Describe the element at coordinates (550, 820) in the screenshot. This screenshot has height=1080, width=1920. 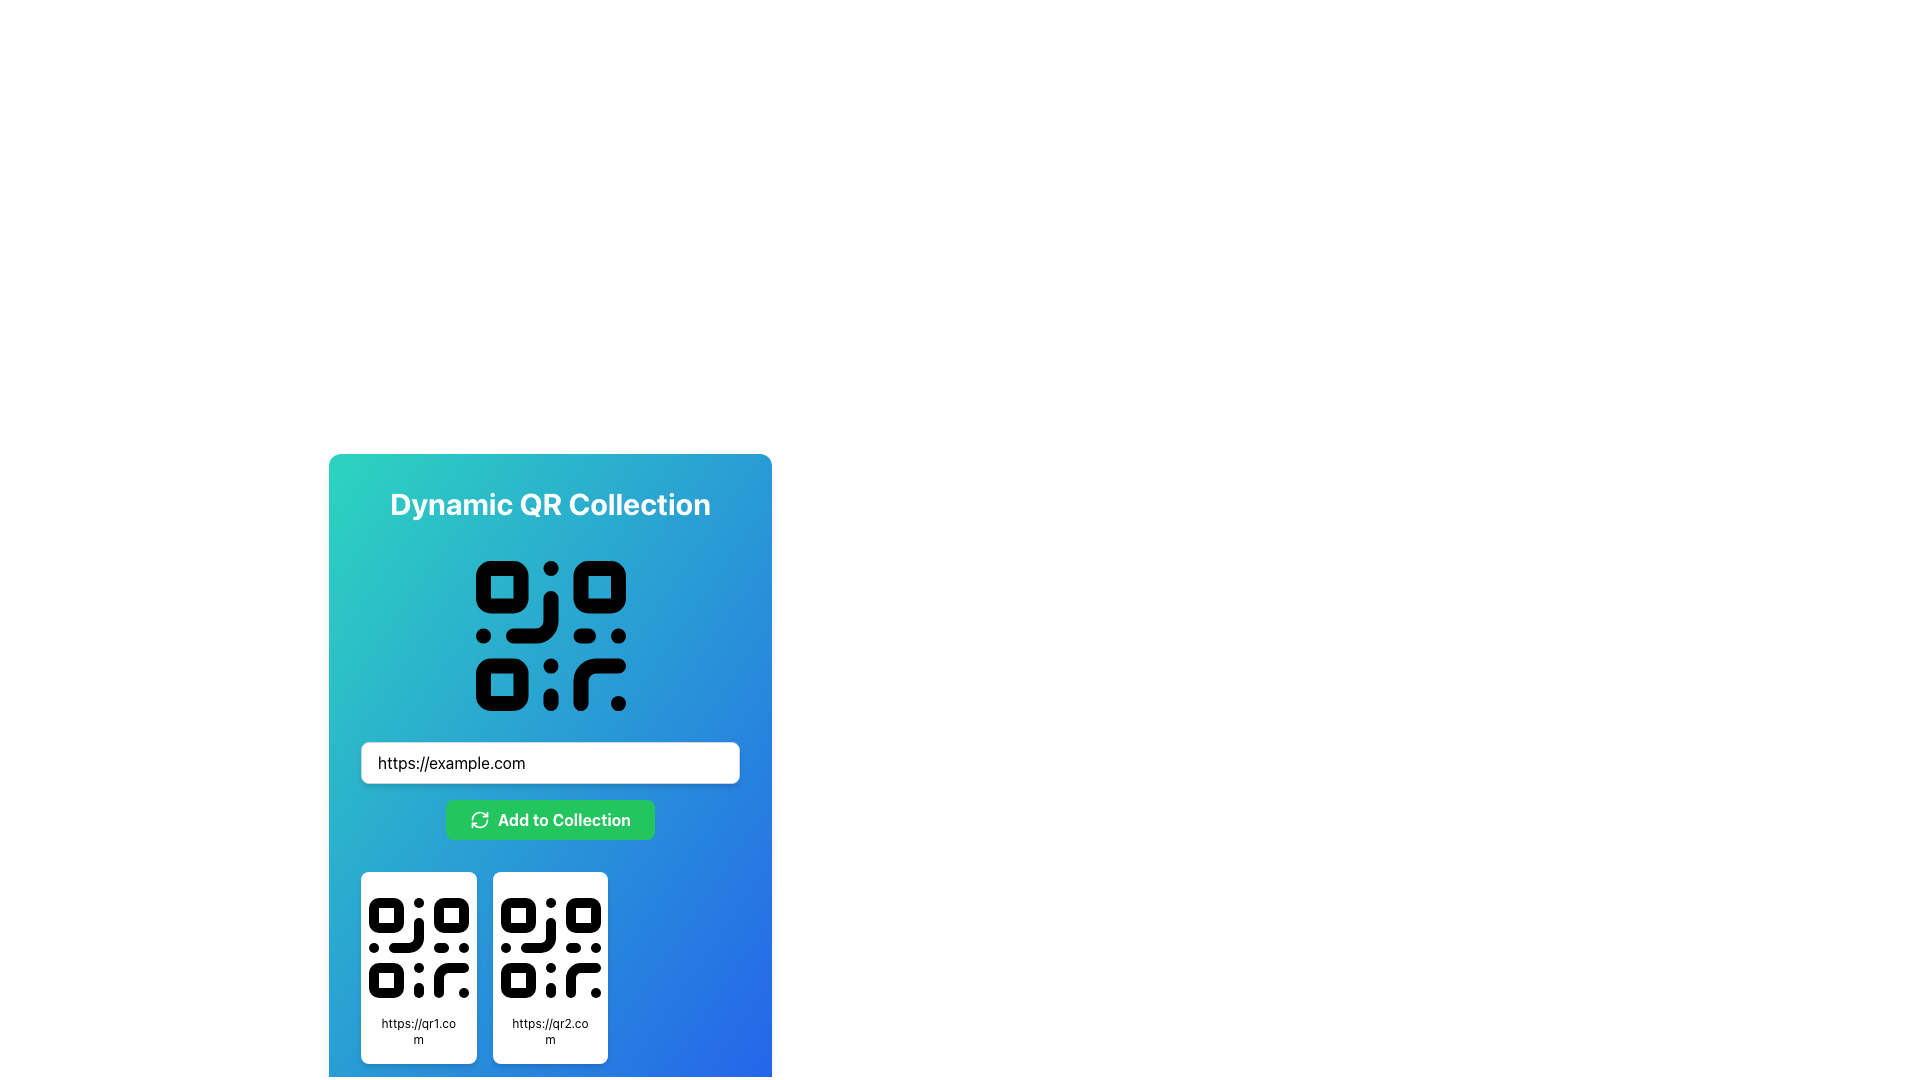
I see `the interactive button designed to add entered information, located just below the text input field and above two QR code thumbnails` at that location.